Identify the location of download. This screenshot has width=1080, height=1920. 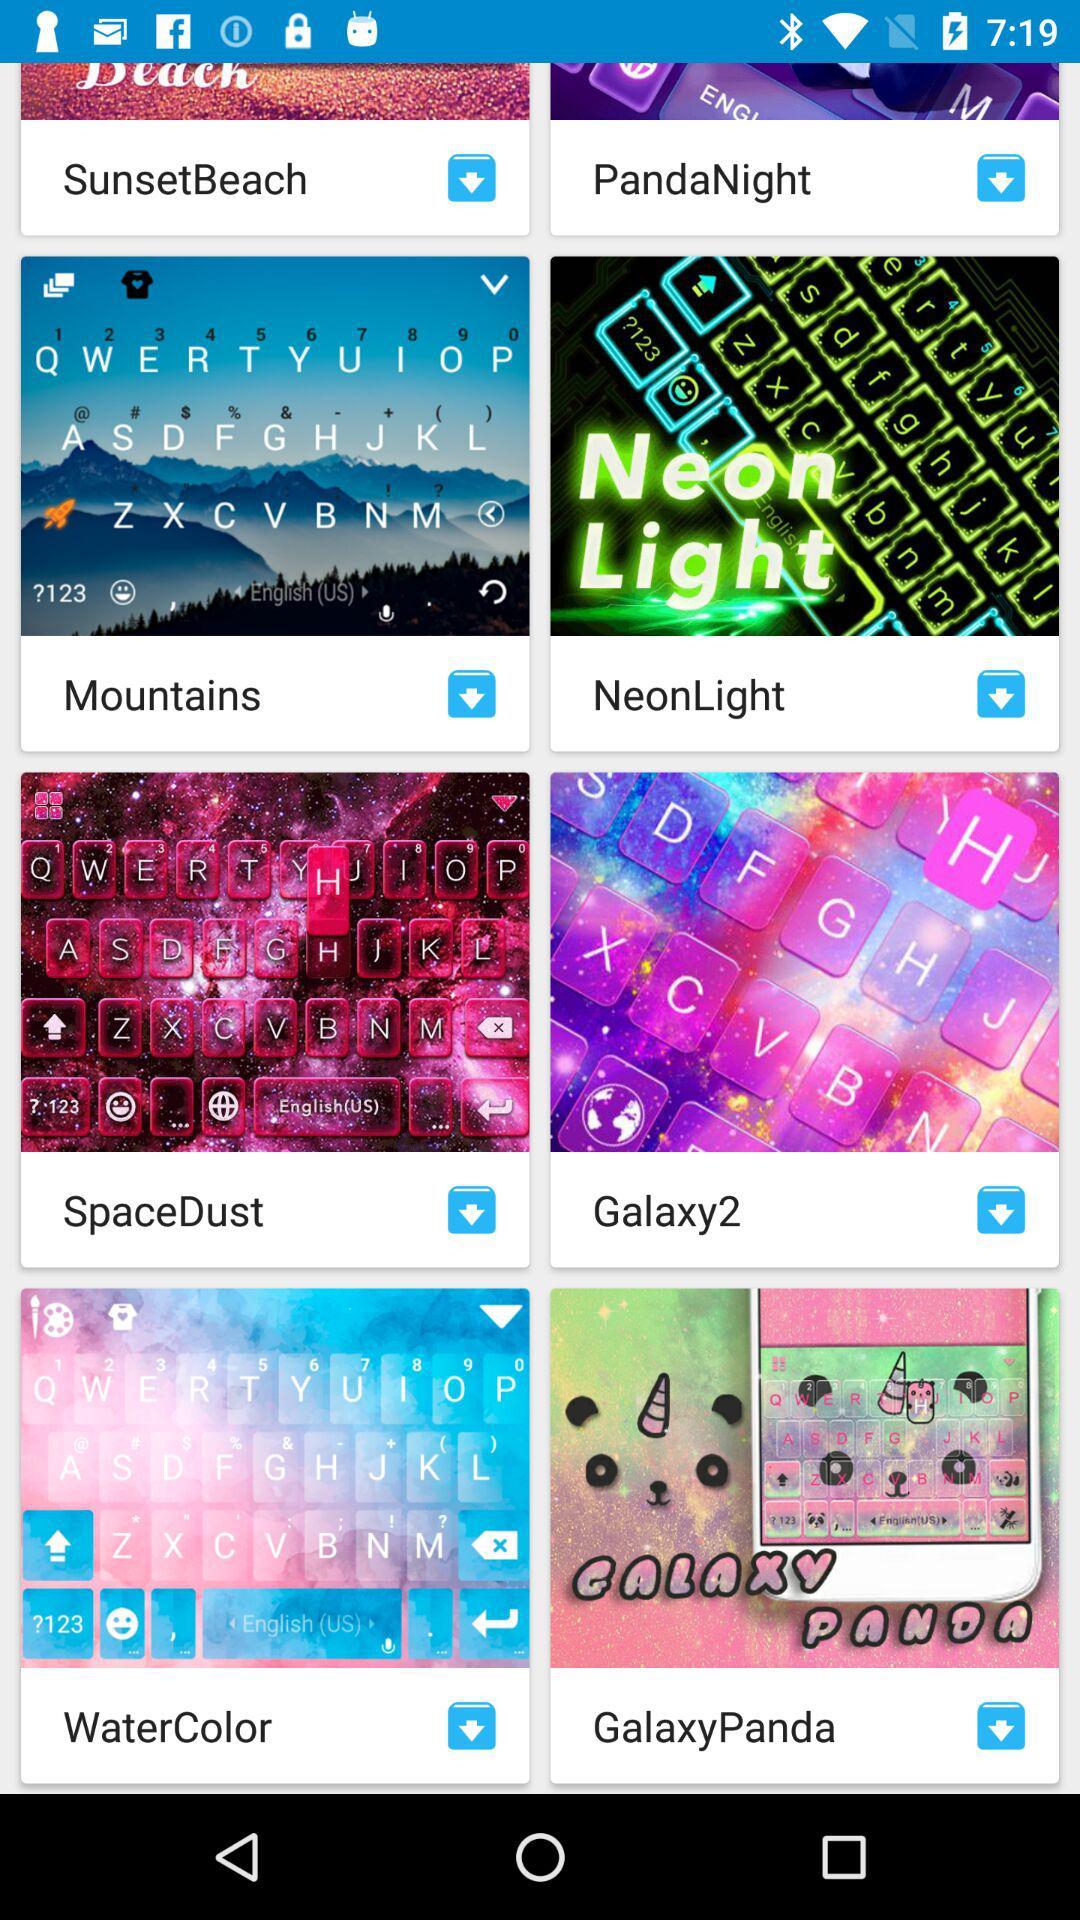
(471, 1208).